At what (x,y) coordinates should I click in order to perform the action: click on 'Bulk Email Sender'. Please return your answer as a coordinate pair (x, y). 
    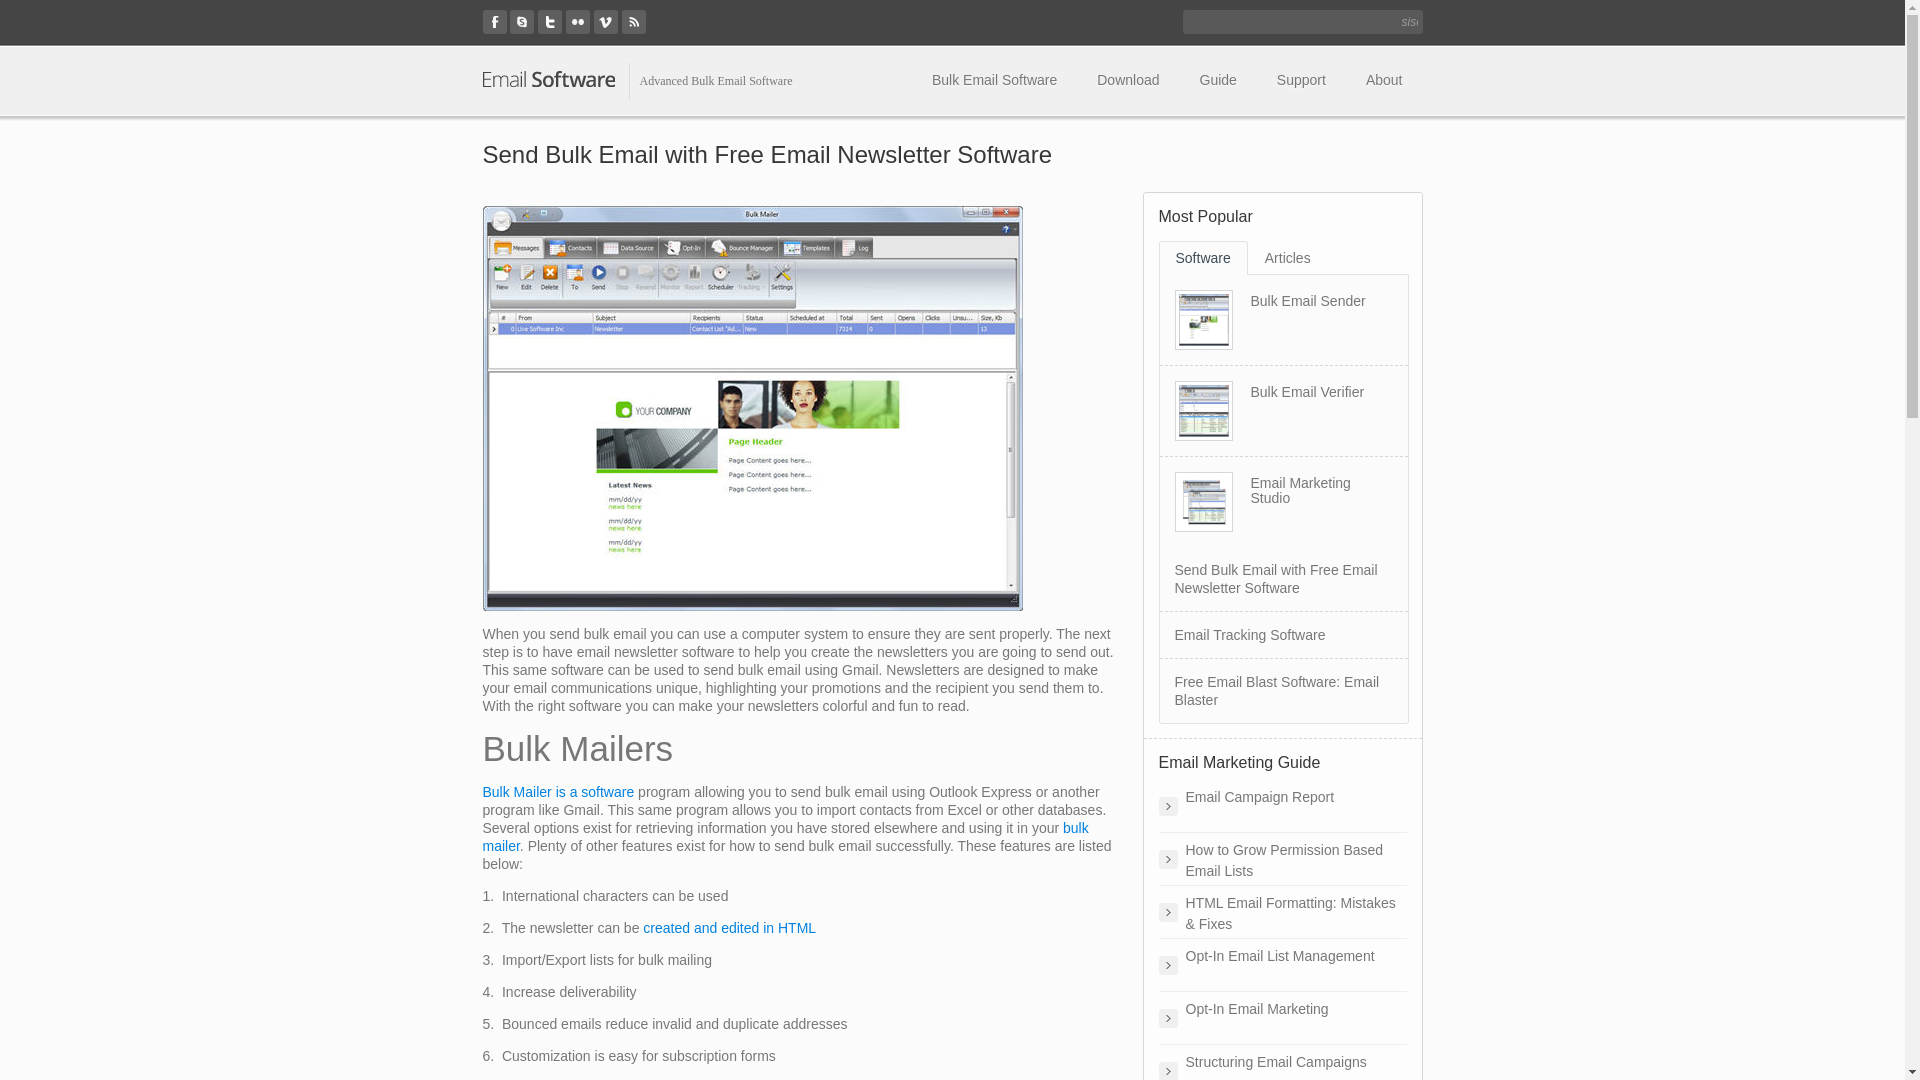
    Looking at the image, I should click on (1307, 300).